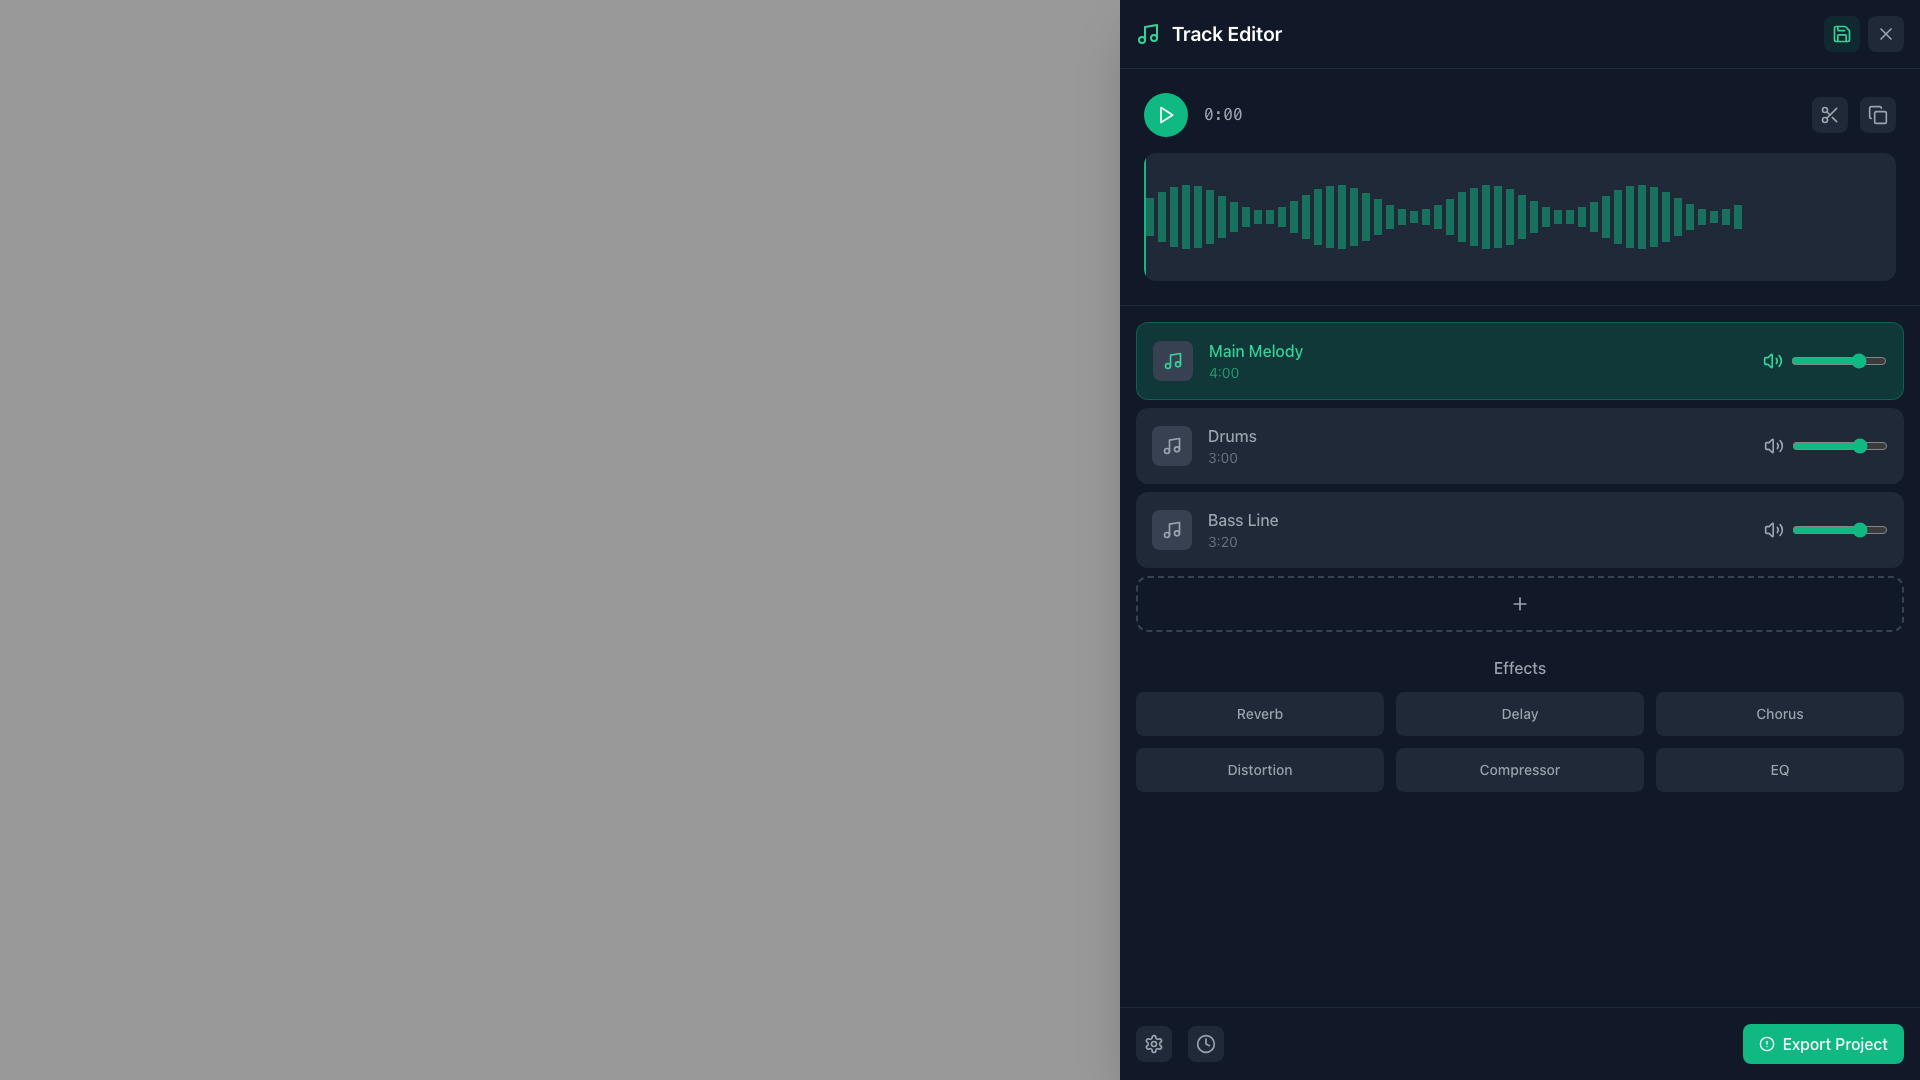 Image resolution: width=1920 pixels, height=1080 pixels. What do you see at coordinates (1208, 34) in the screenshot?
I see `the 'Track Editor' heading text label located at the top-left corner of the dark blue header bar` at bounding box center [1208, 34].